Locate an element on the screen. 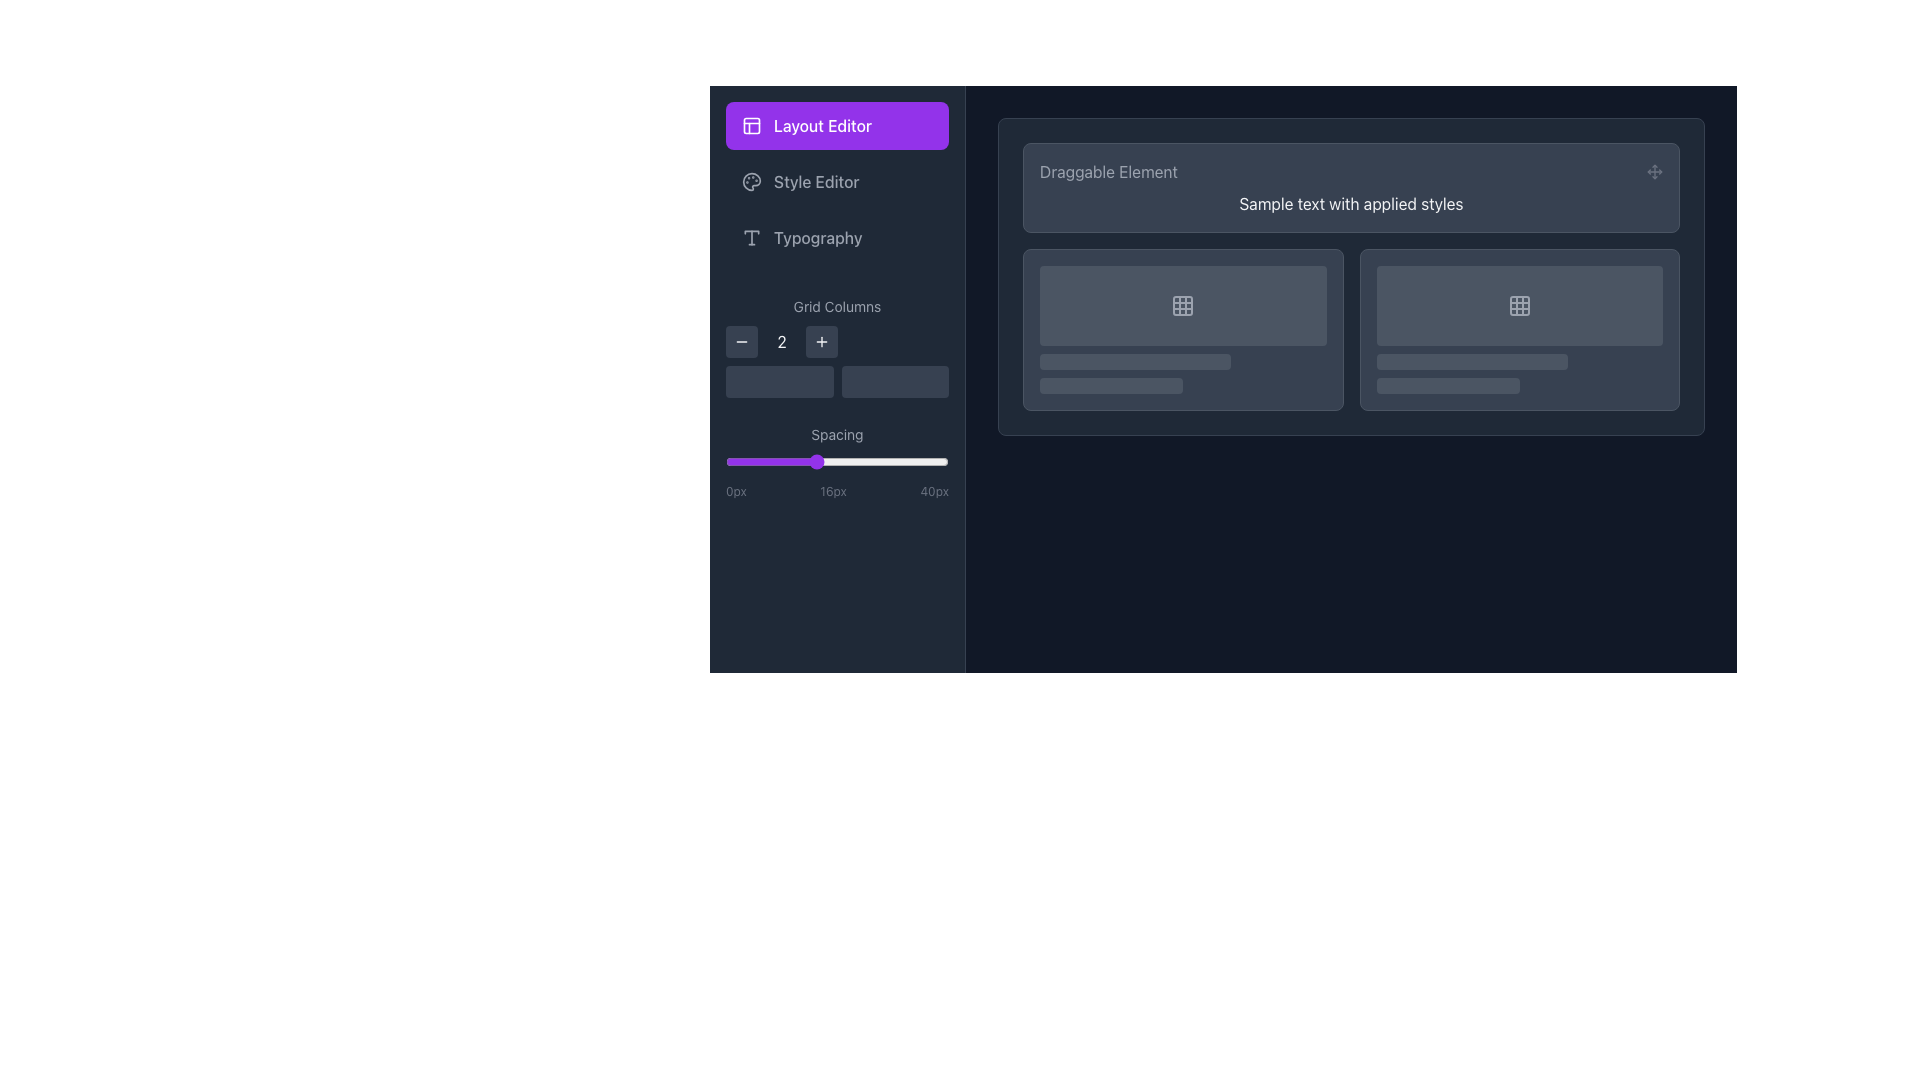  the circular '+' button located to the right of the 'Grid Columns' input field to increase the grid column count is located at coordinates (821, 341).